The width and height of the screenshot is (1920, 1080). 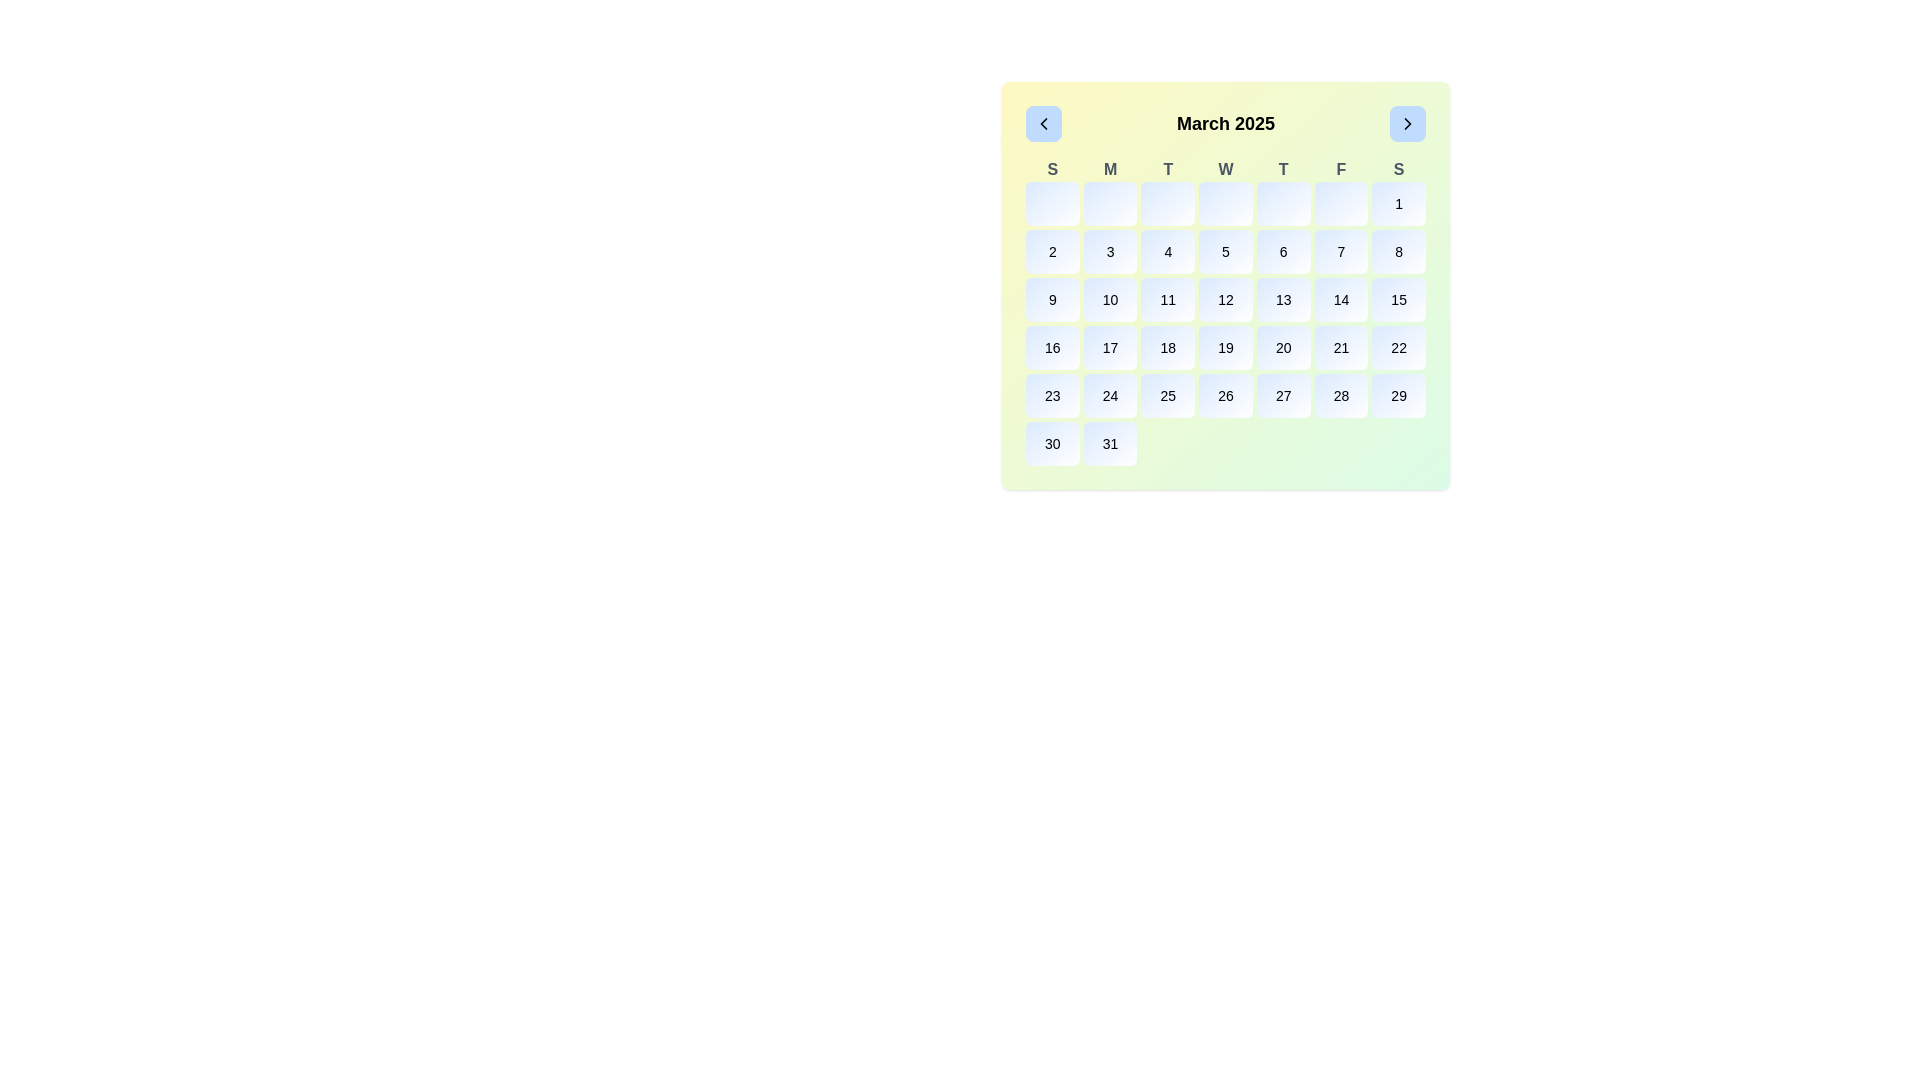 What do you see at coordinates (1224, 300) in the screenshot?
I see `the button representing the date of March 12th in the calendar for March 2025` at bounding box center [1224, 300].